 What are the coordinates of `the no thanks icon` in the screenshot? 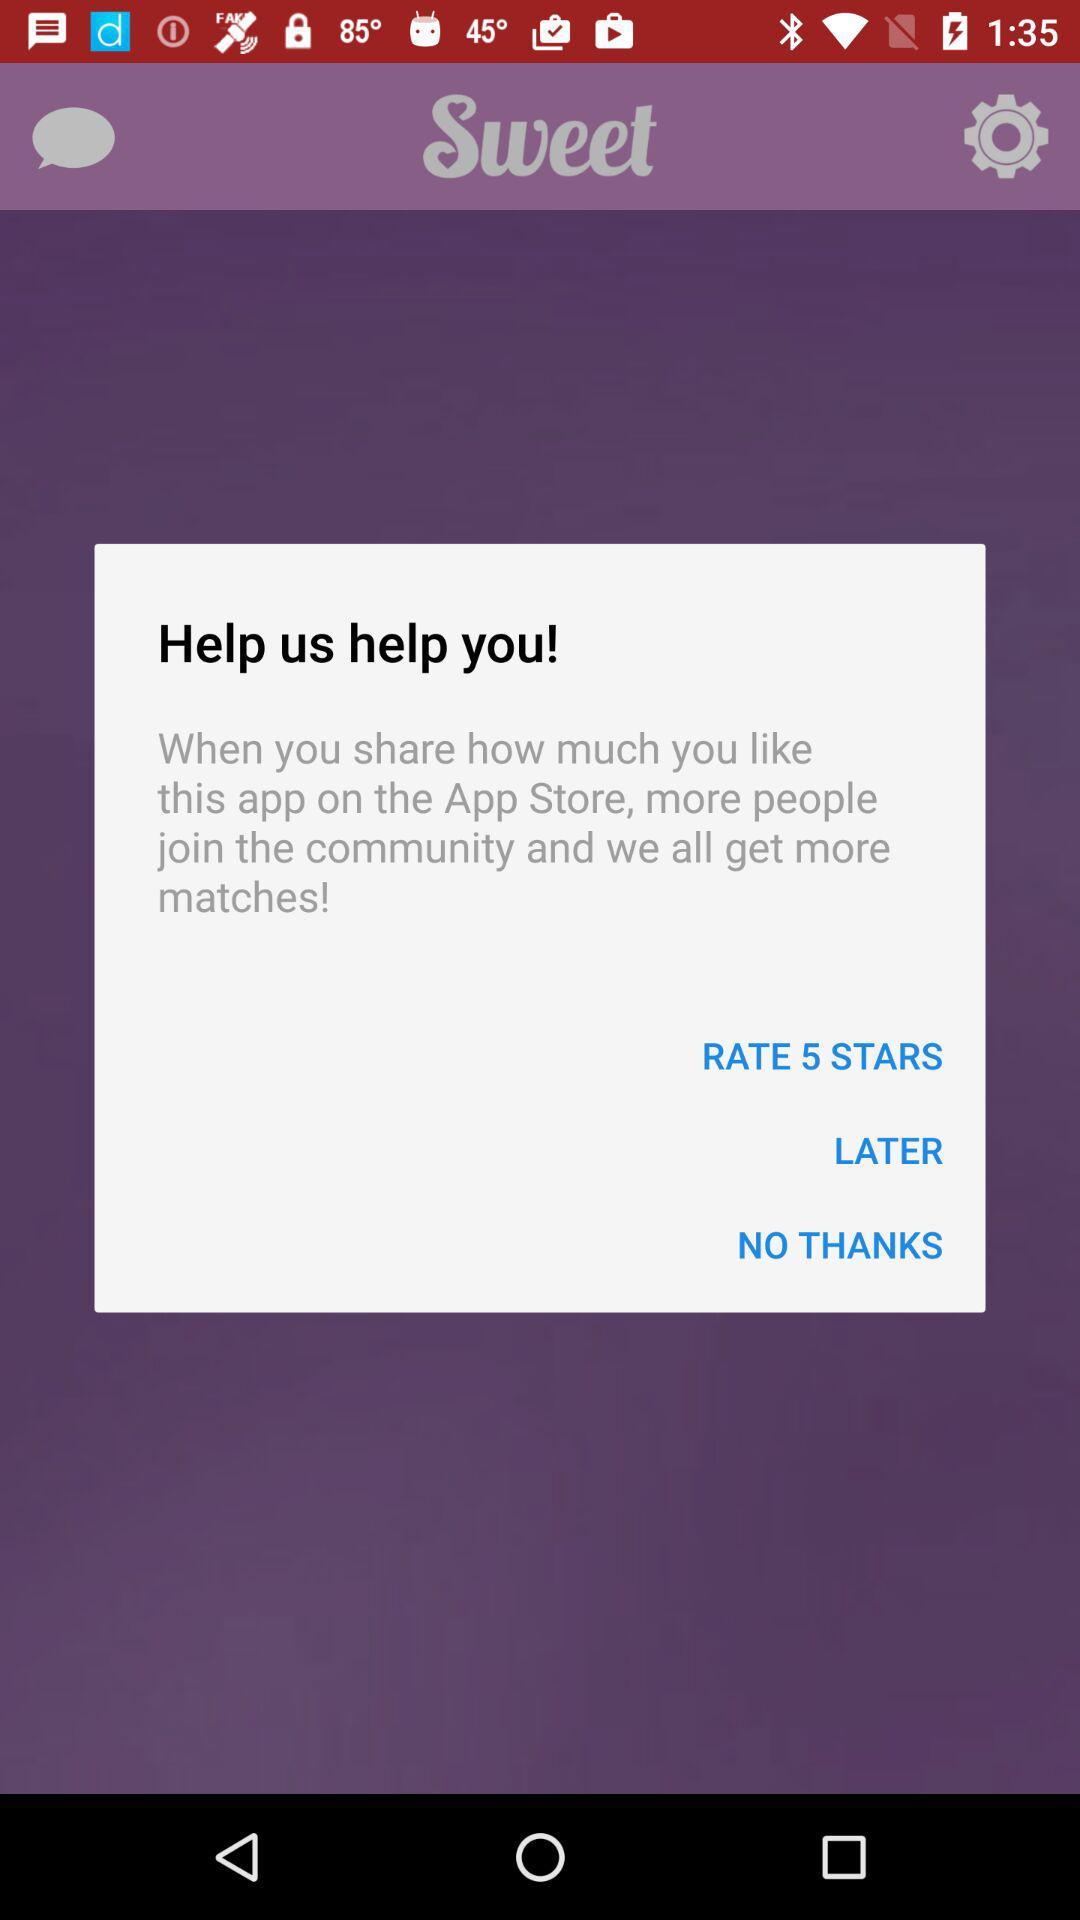 It's located at (840, 1243).